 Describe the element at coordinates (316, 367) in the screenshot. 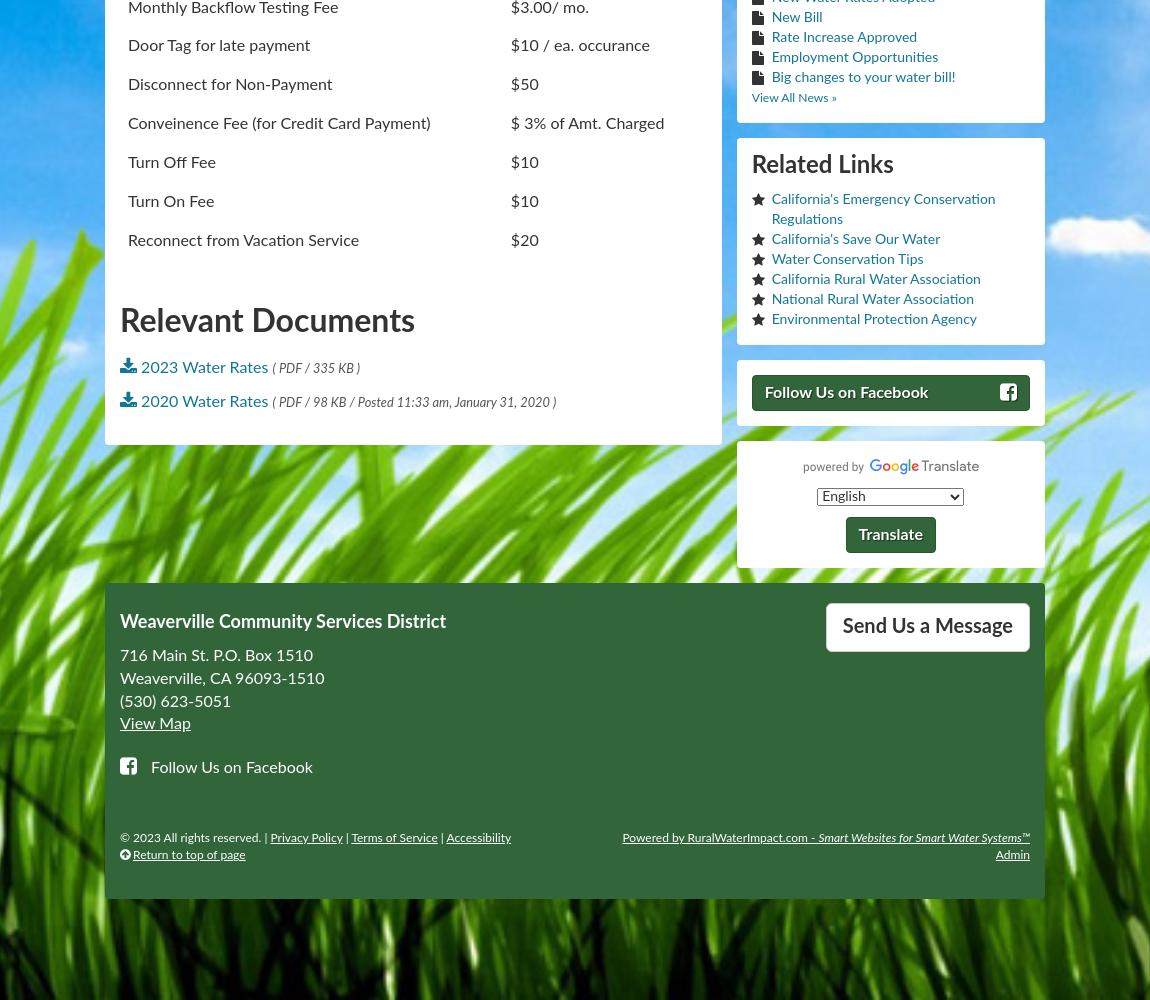

I see `'( 
    PDF 
    / 
    335 KB 
     
    )'` at that location.